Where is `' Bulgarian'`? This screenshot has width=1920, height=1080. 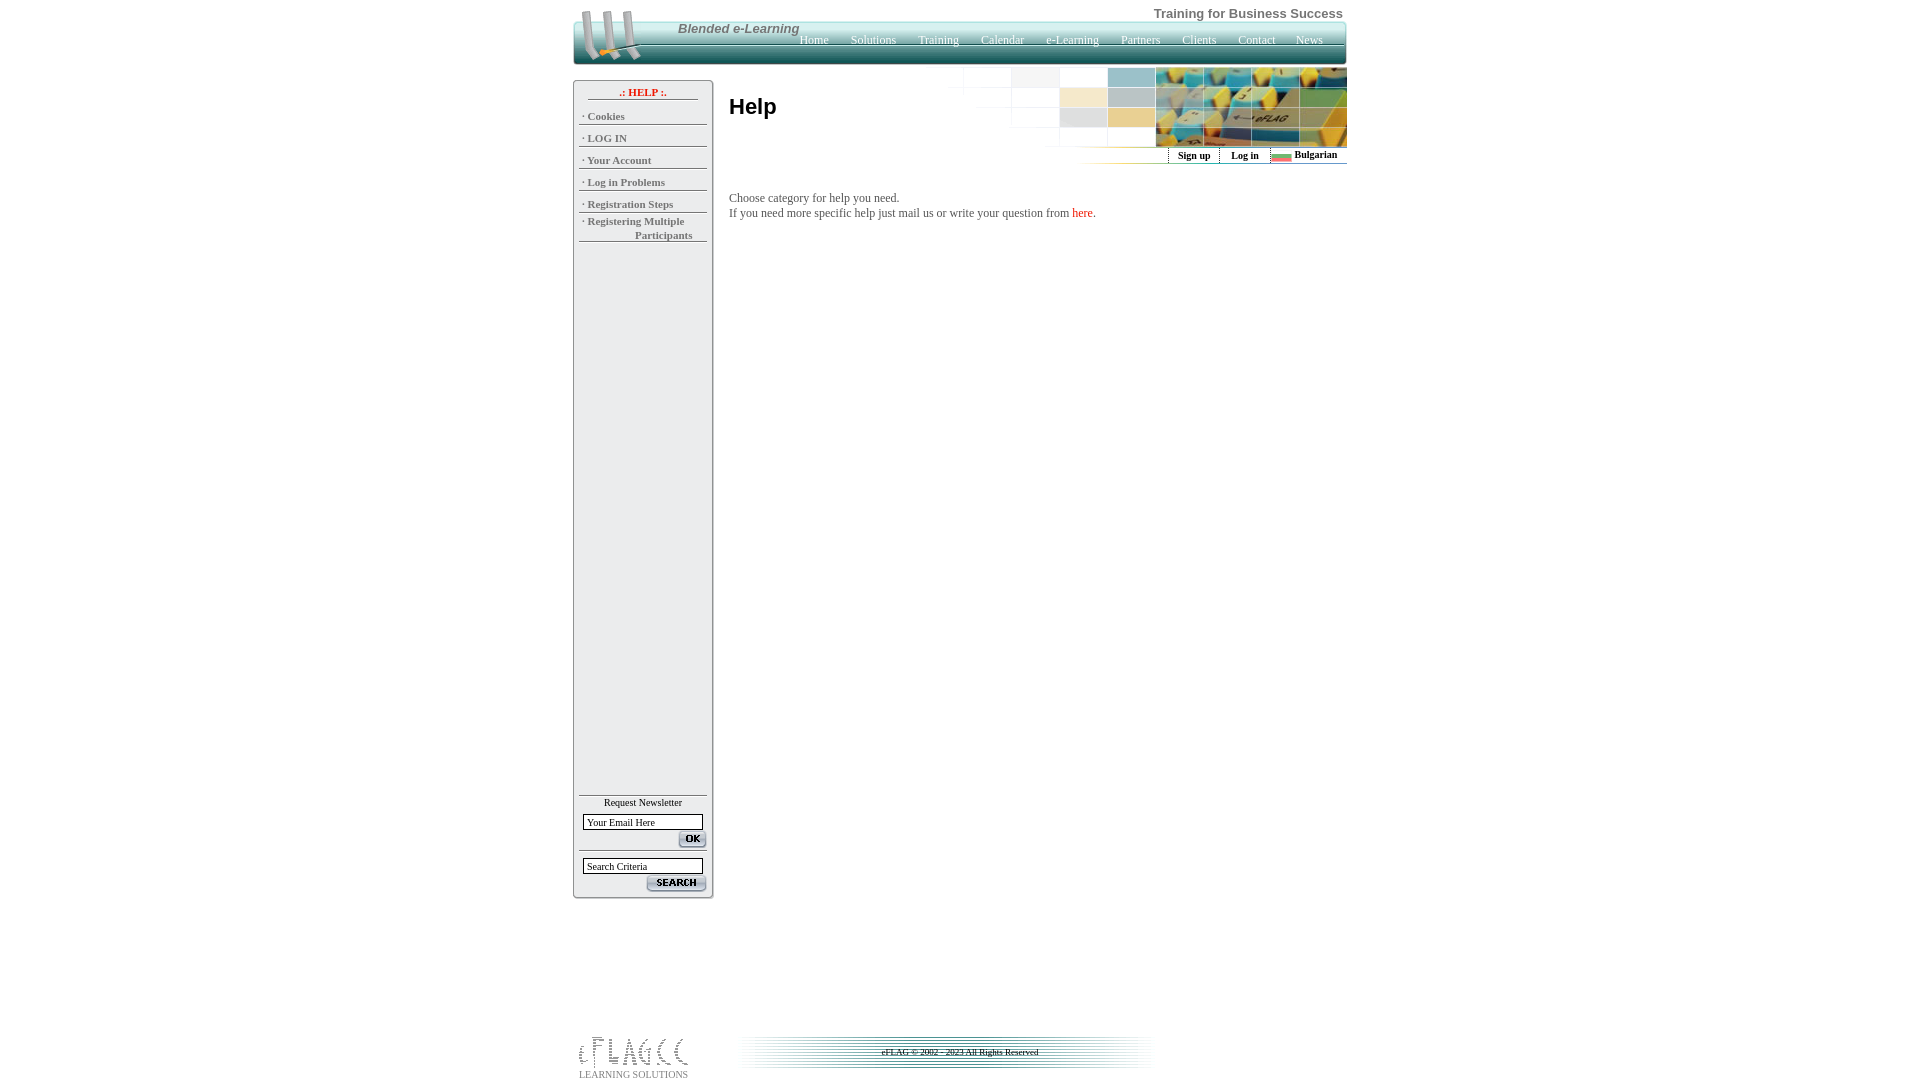 ' Bulgarian' is located at coordinates (1304, 153).